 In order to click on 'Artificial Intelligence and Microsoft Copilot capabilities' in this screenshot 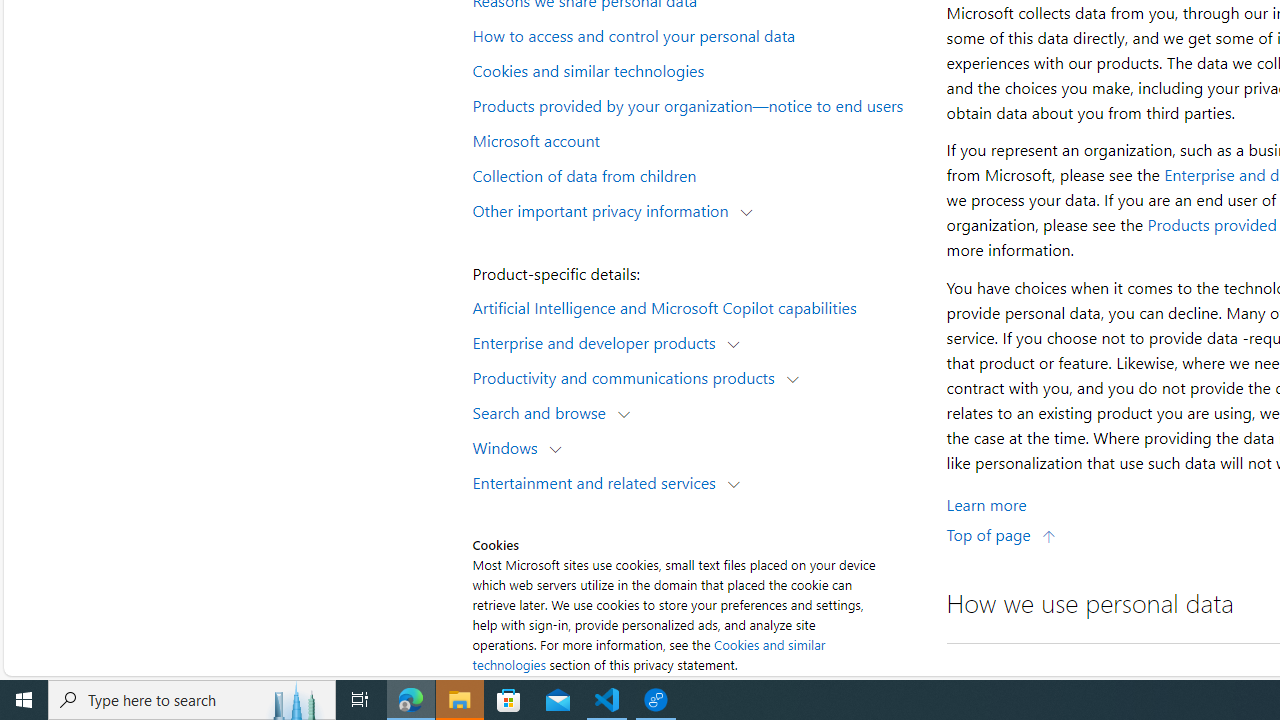, I will do `click(696, 306)`.